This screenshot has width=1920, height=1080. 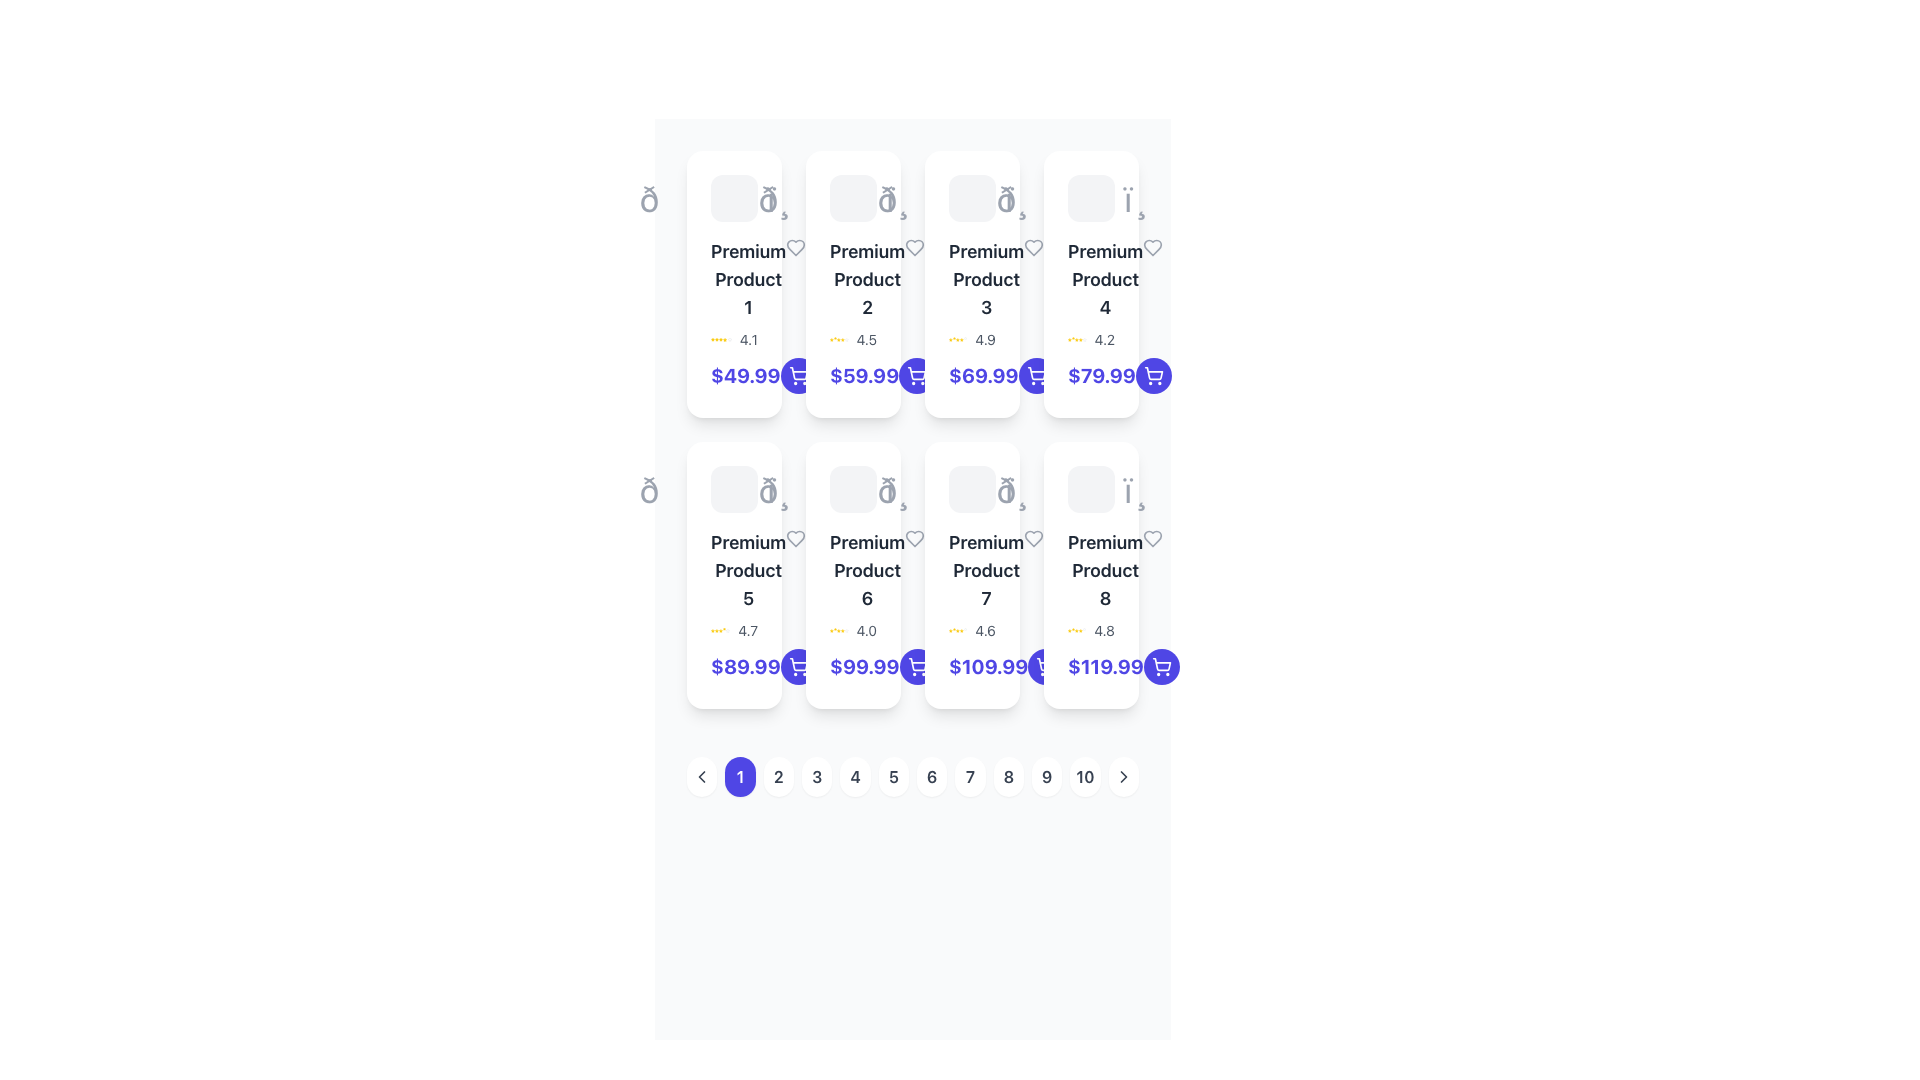 What do you see at coordinates (839, 631) in the screenshot?
I see `the fourth yellow star icon in the rating group next to the numeric rating '4.0' for the product 'Premium Product 6'` at bounding box center [839, 631].